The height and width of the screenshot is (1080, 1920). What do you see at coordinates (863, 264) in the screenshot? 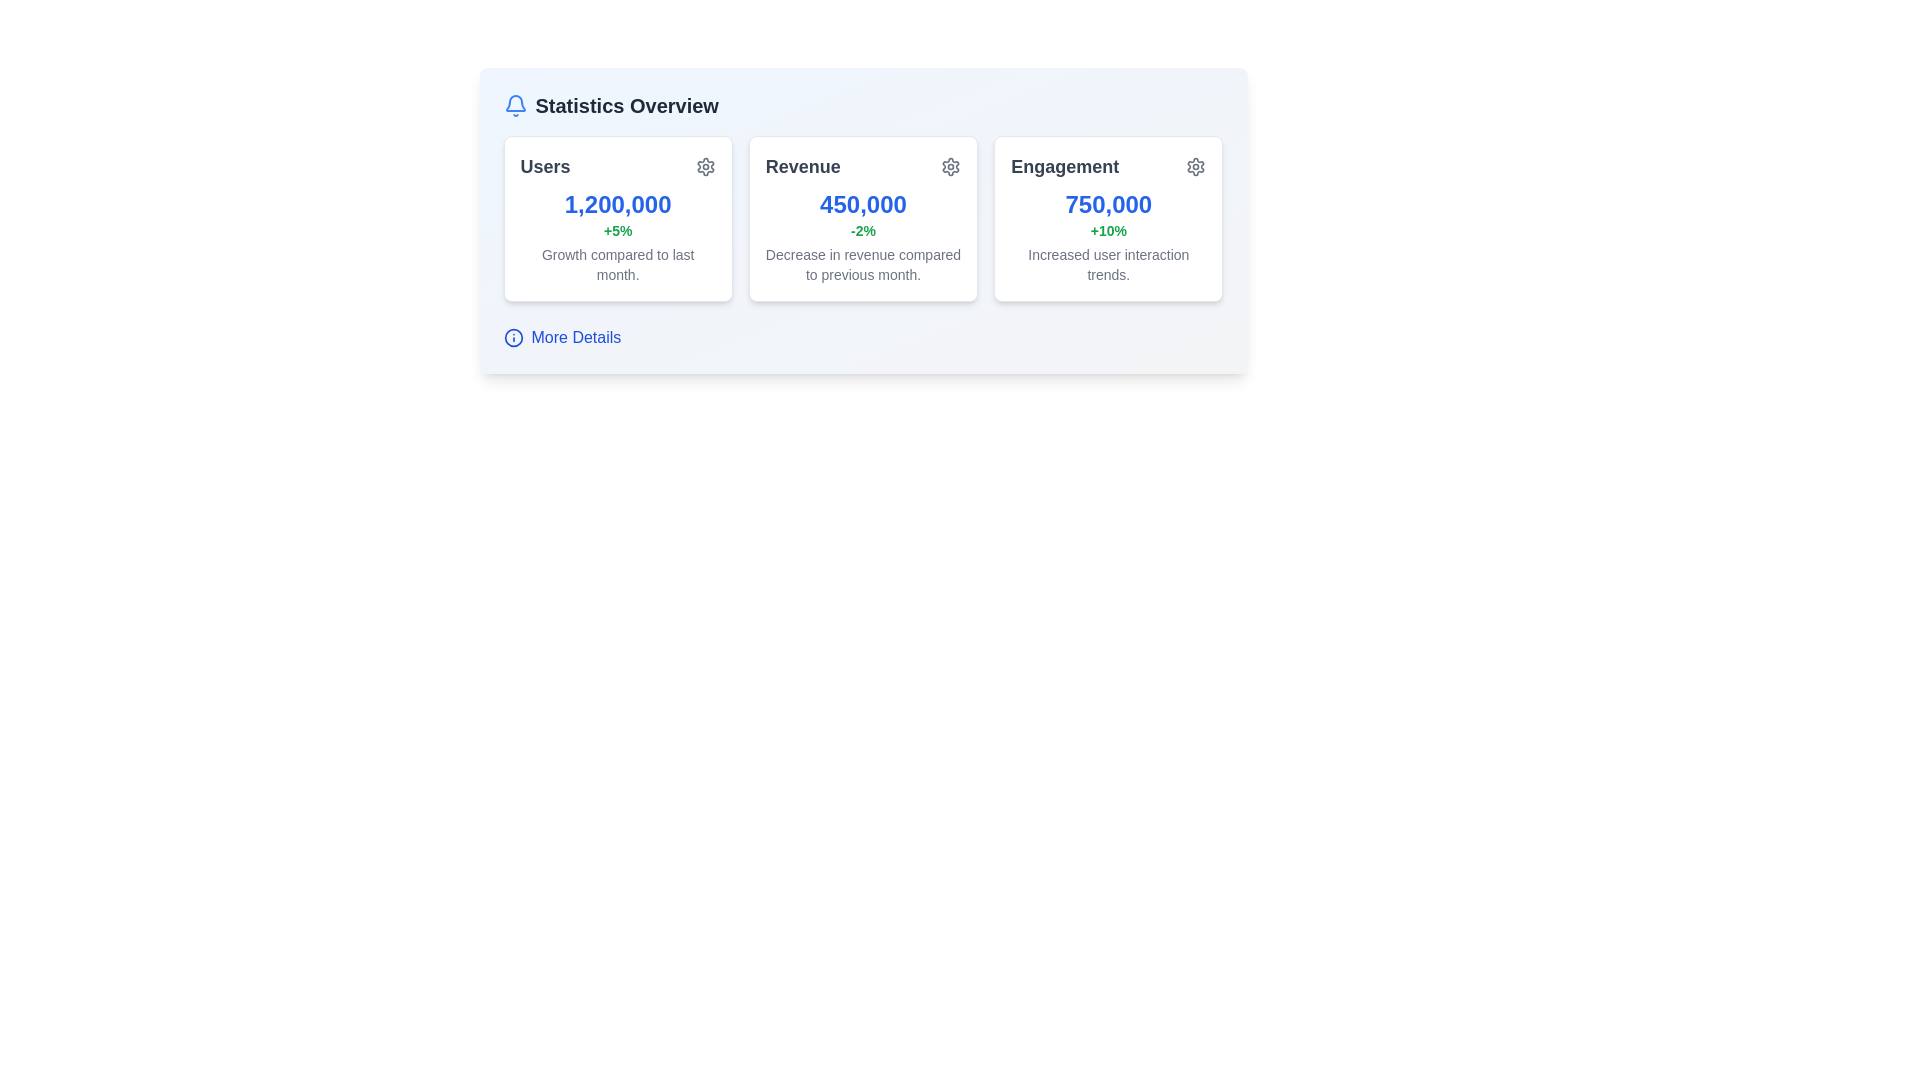
I see `the text display that reads 'Decrease in revenue compared to previous month.' located below the percentage '-2%' in the statistic card titled 'Revenue'` at bounding box center [863, 264].